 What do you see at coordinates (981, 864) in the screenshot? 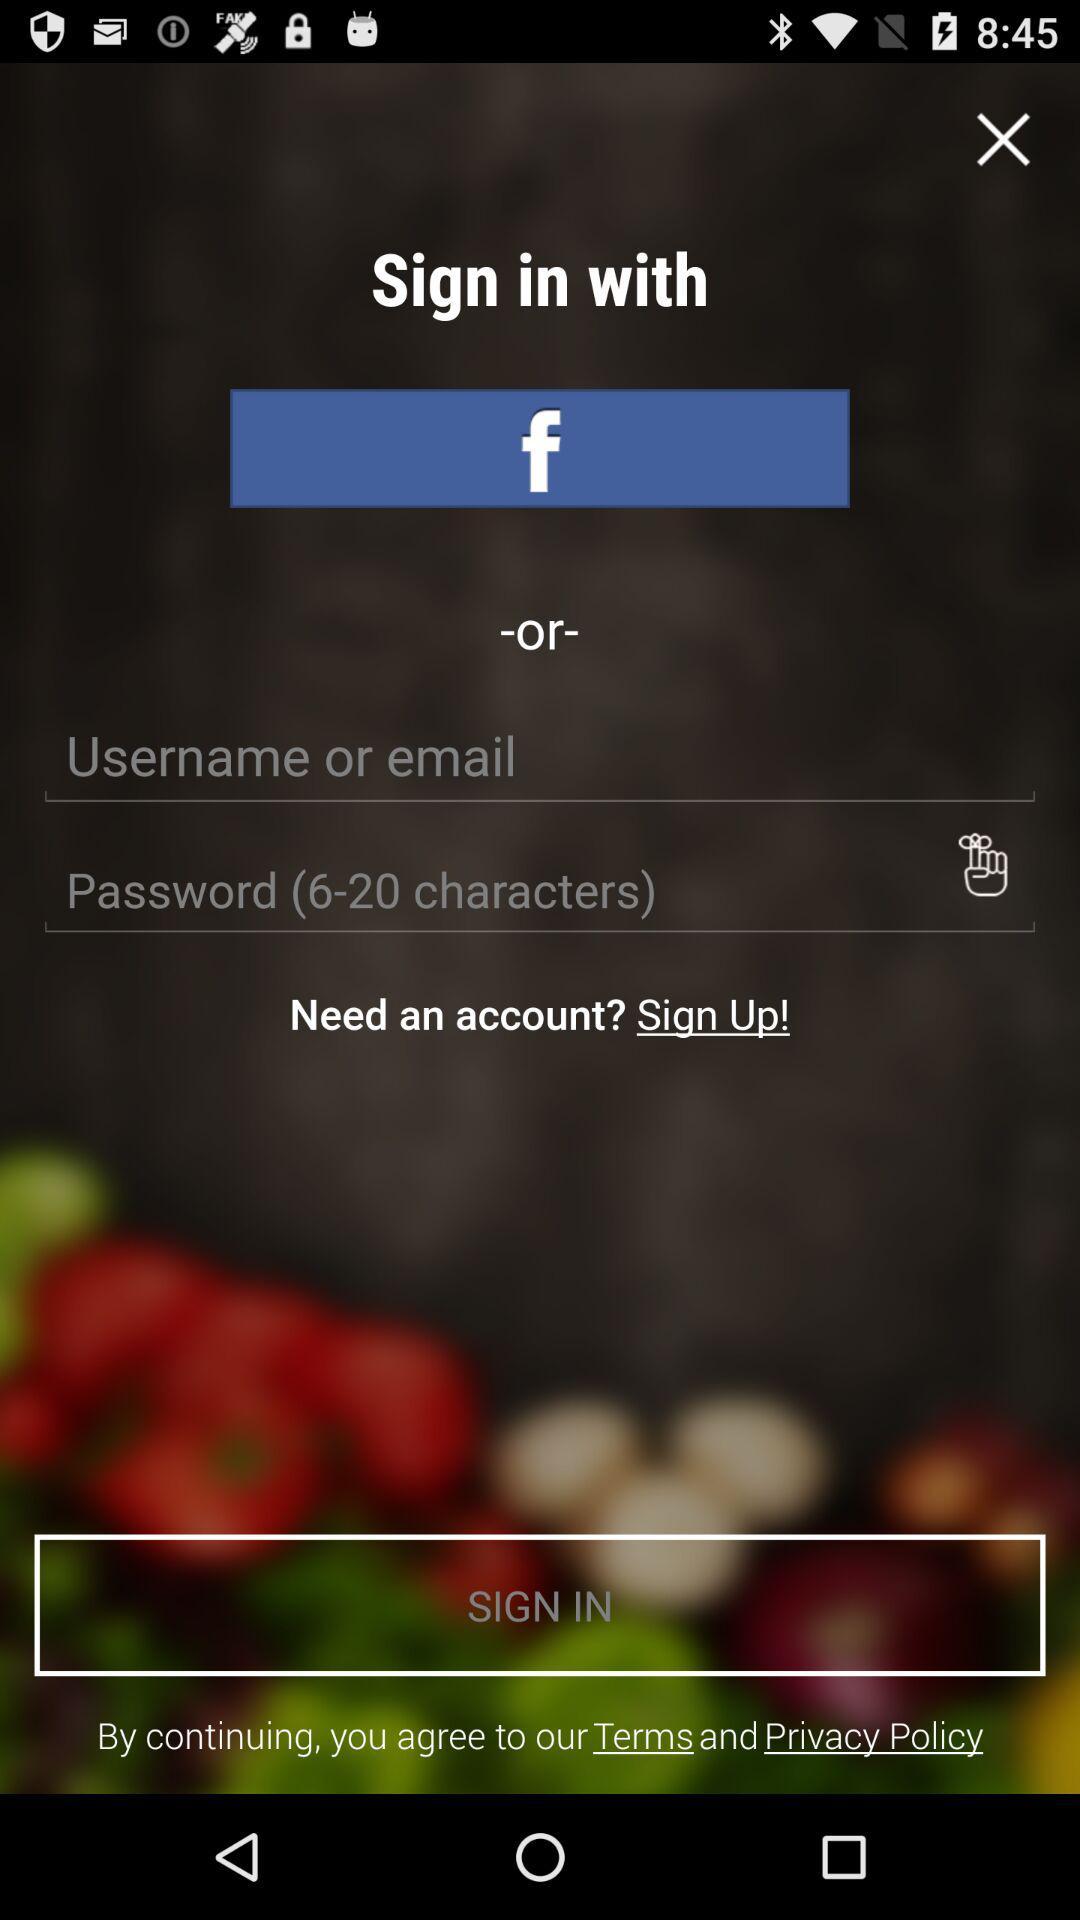
I see `see password` at bounding box center [981, 864].